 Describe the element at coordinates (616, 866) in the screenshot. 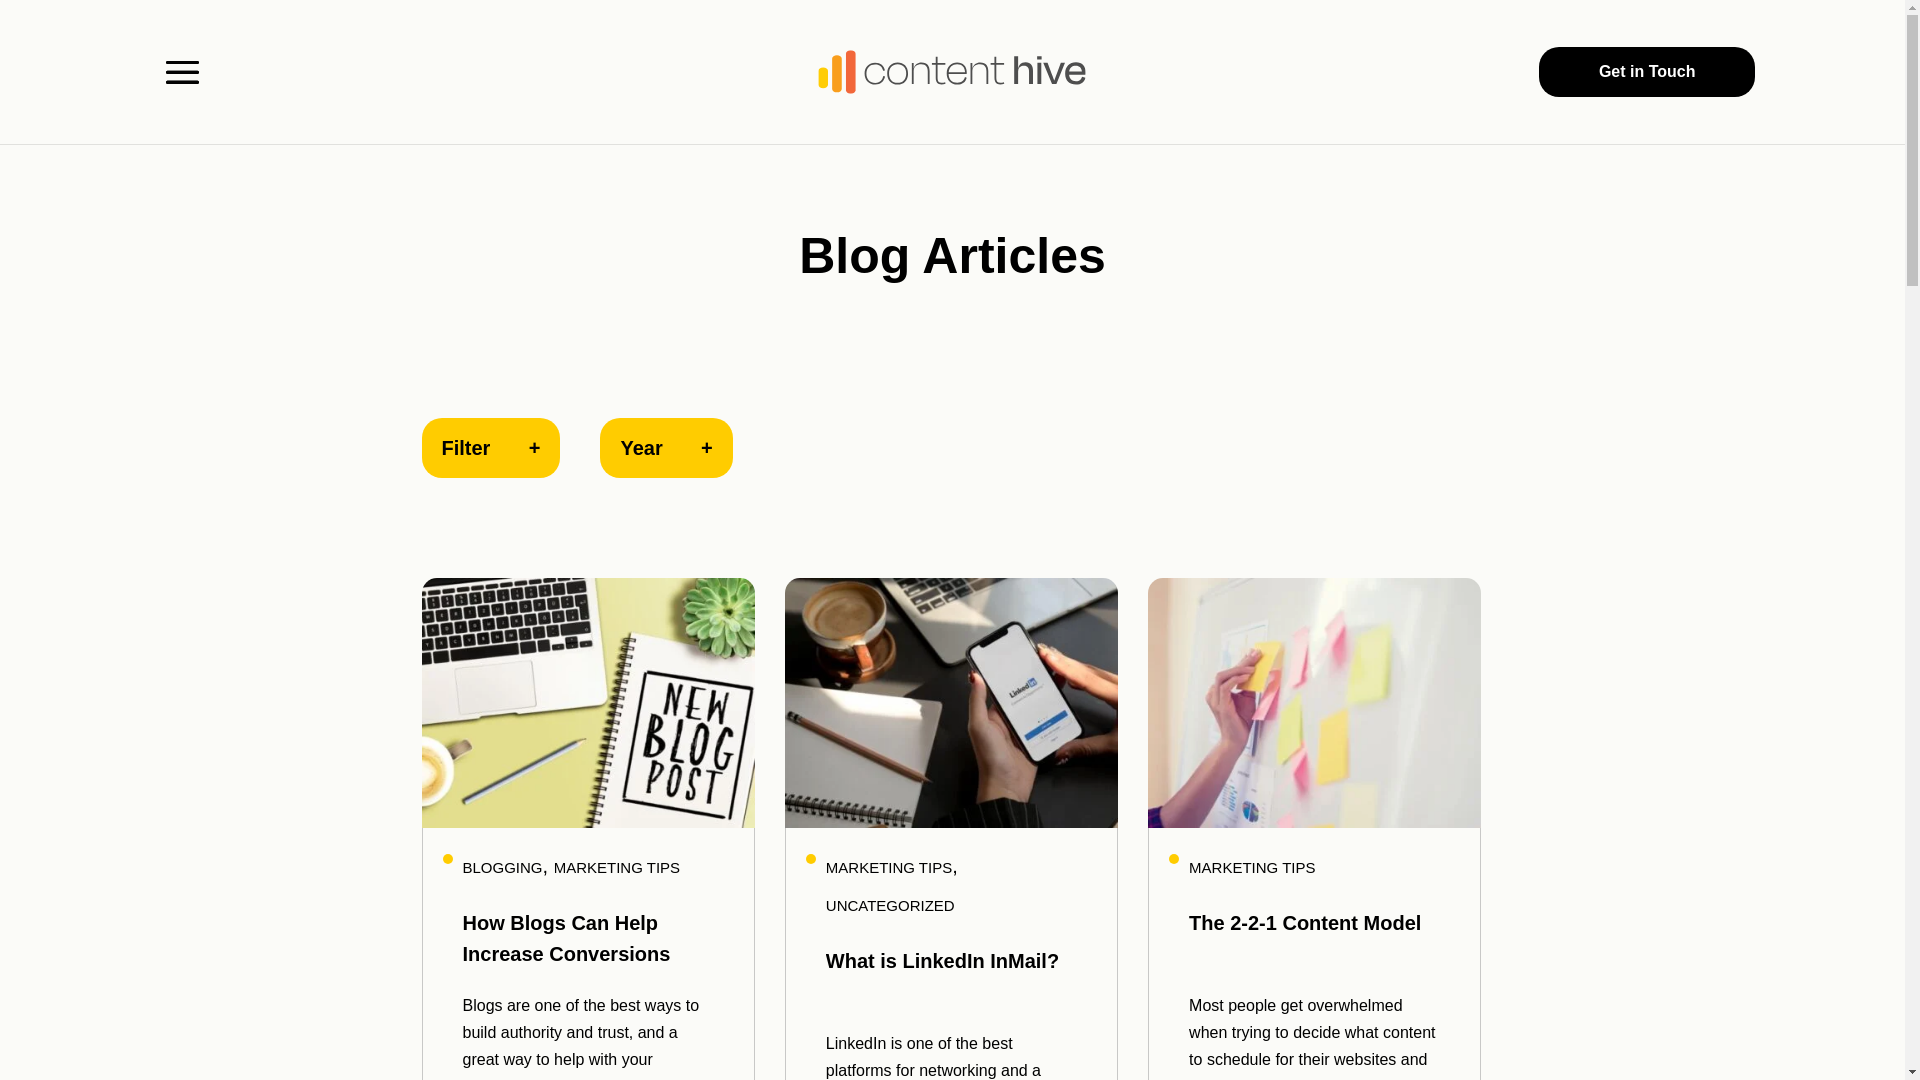

I see `'MARKETING TIPS'` at that location.